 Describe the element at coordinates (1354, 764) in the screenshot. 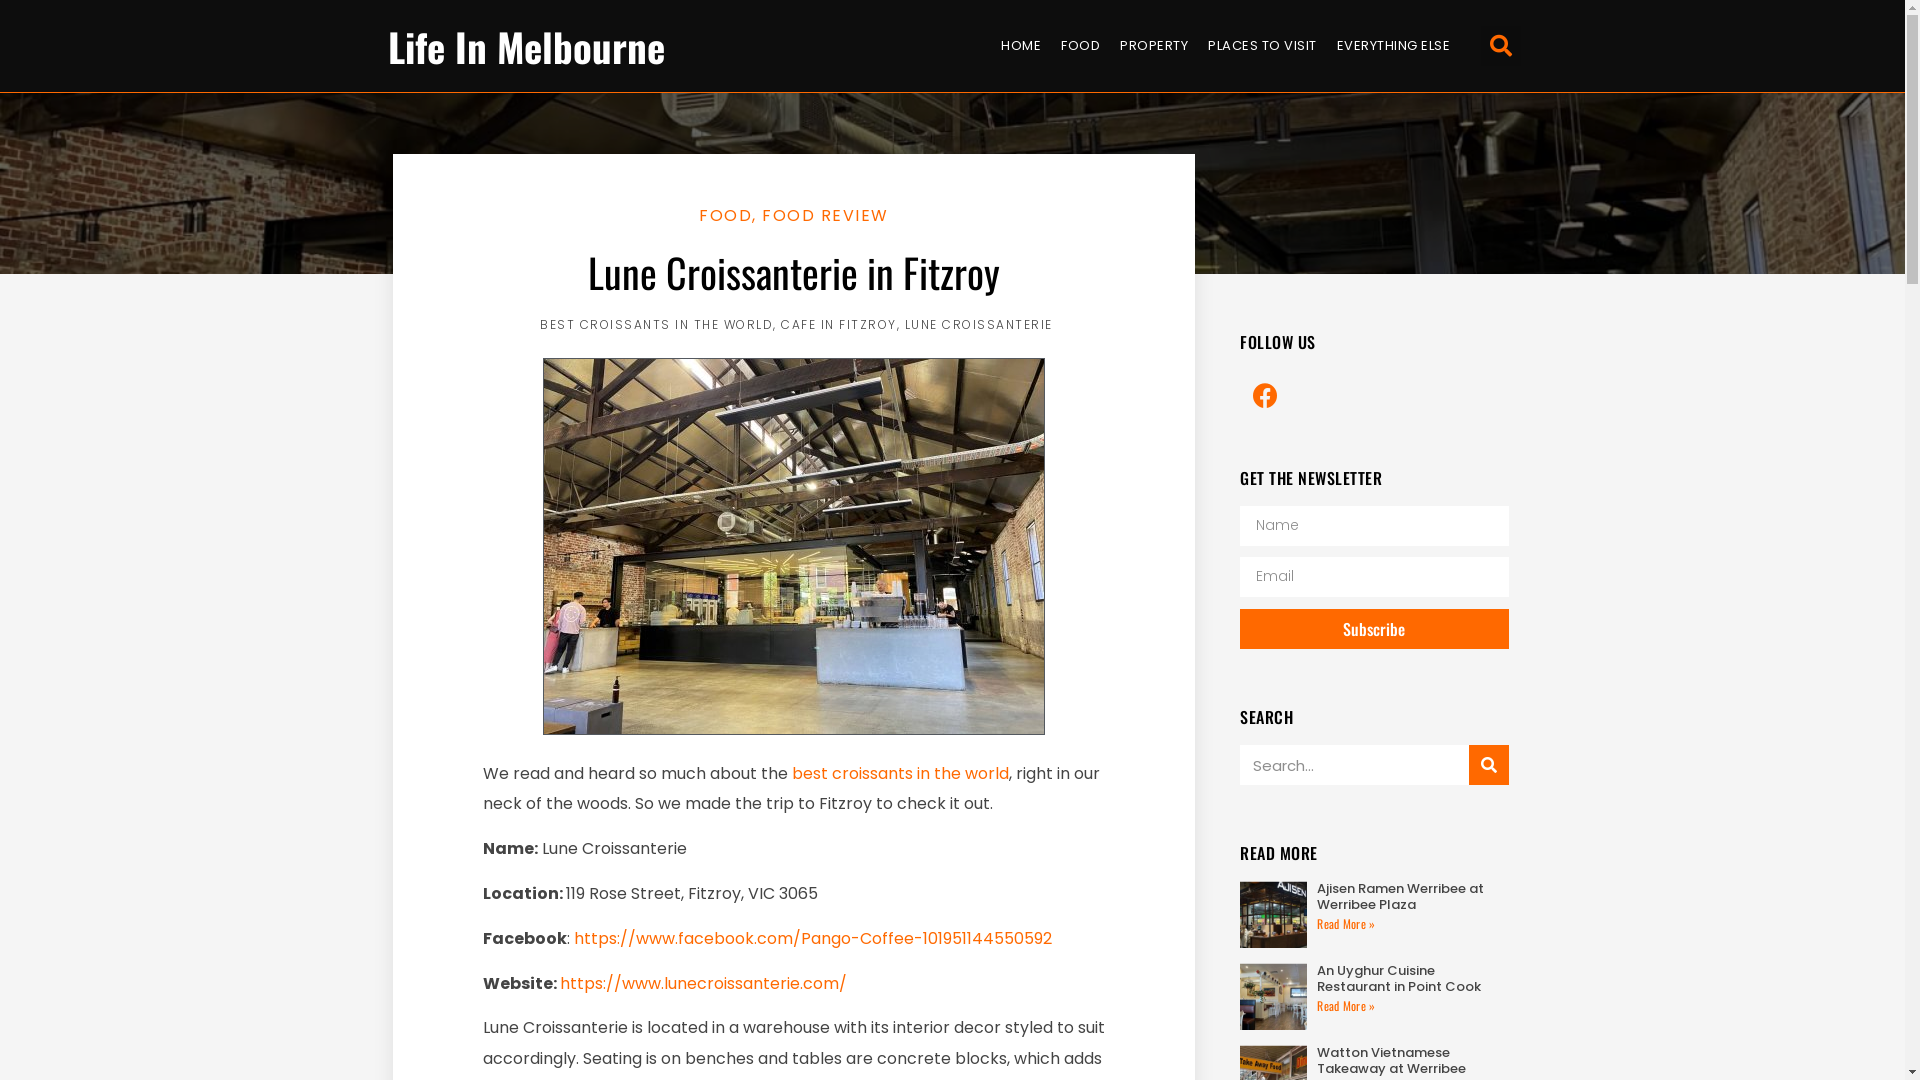

I see `'Search'` at that location.